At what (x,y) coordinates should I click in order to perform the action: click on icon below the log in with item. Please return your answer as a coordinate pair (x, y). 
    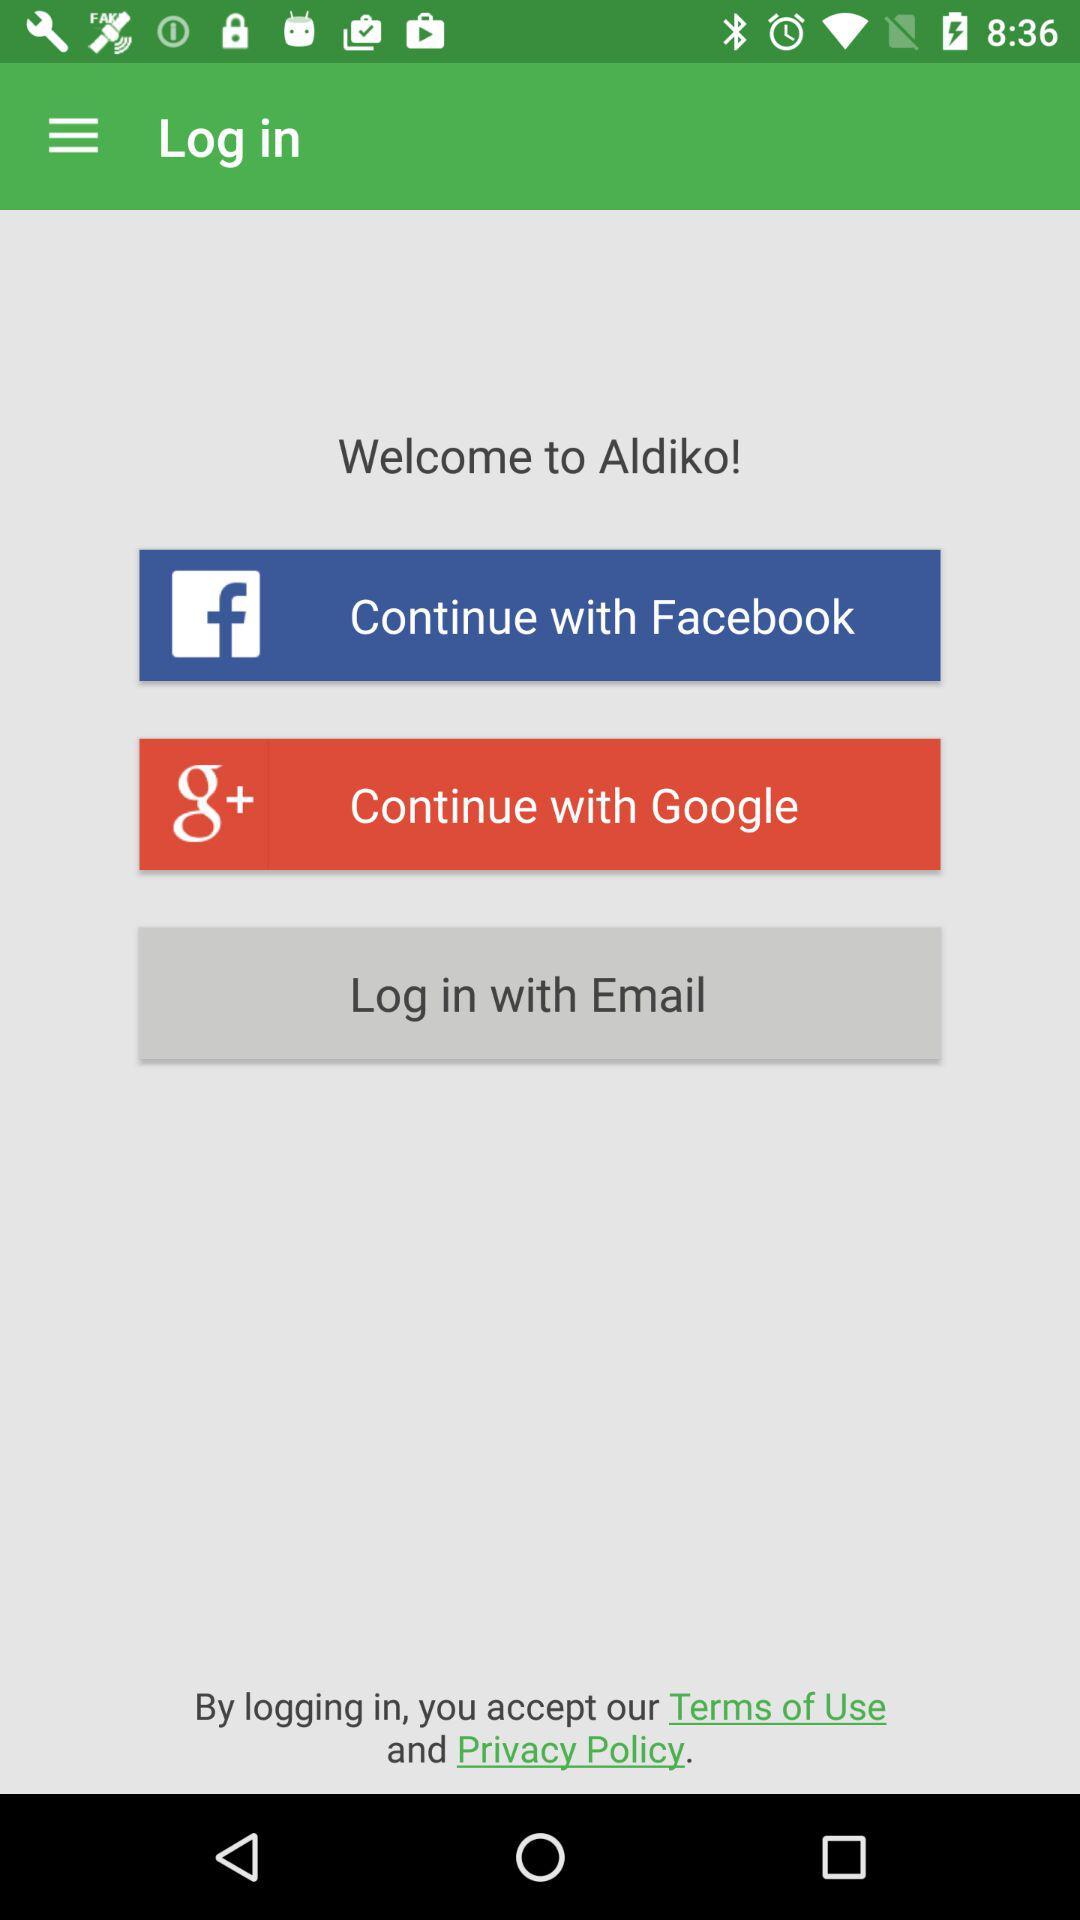
    Looking at the image, I should click on (540, 1725).